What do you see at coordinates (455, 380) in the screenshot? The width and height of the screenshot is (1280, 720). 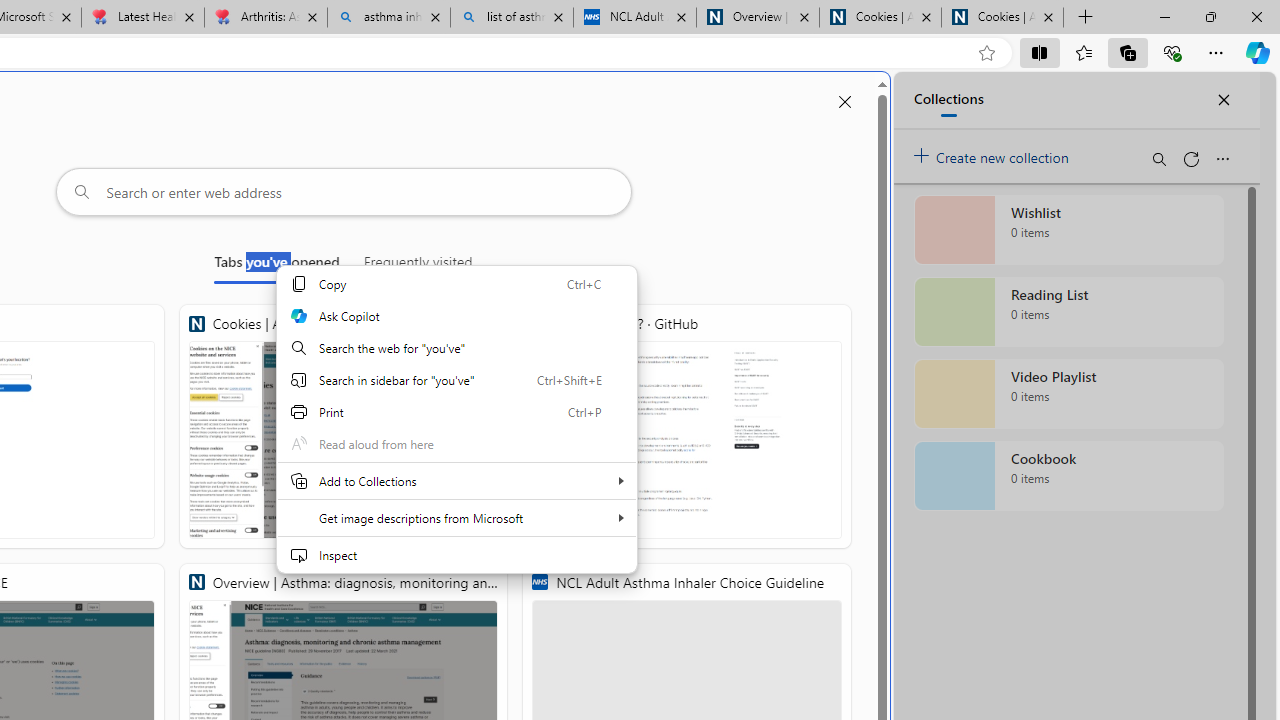 I see `'Search in sidebar for "you'` at bounding box center [455, 380].